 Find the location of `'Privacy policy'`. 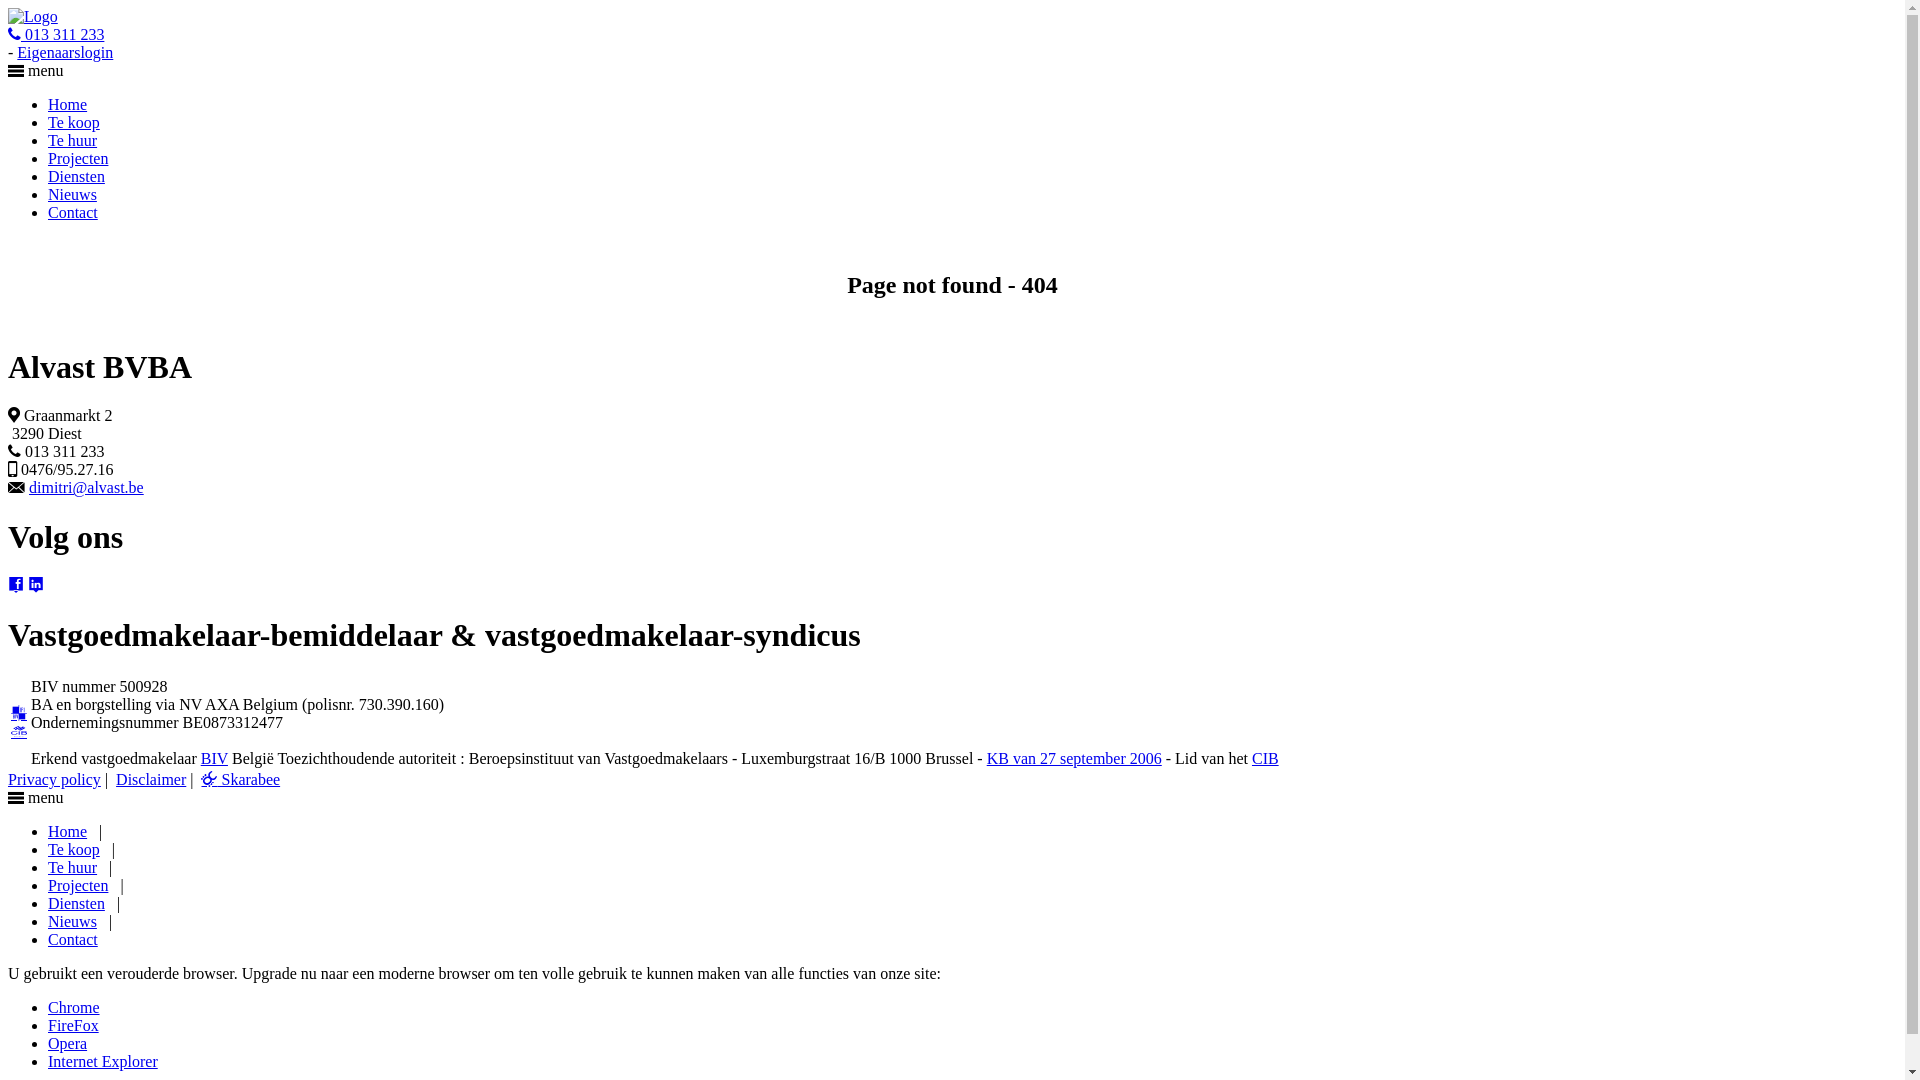

'Privacy policy' is located at coordinates (54, 778).